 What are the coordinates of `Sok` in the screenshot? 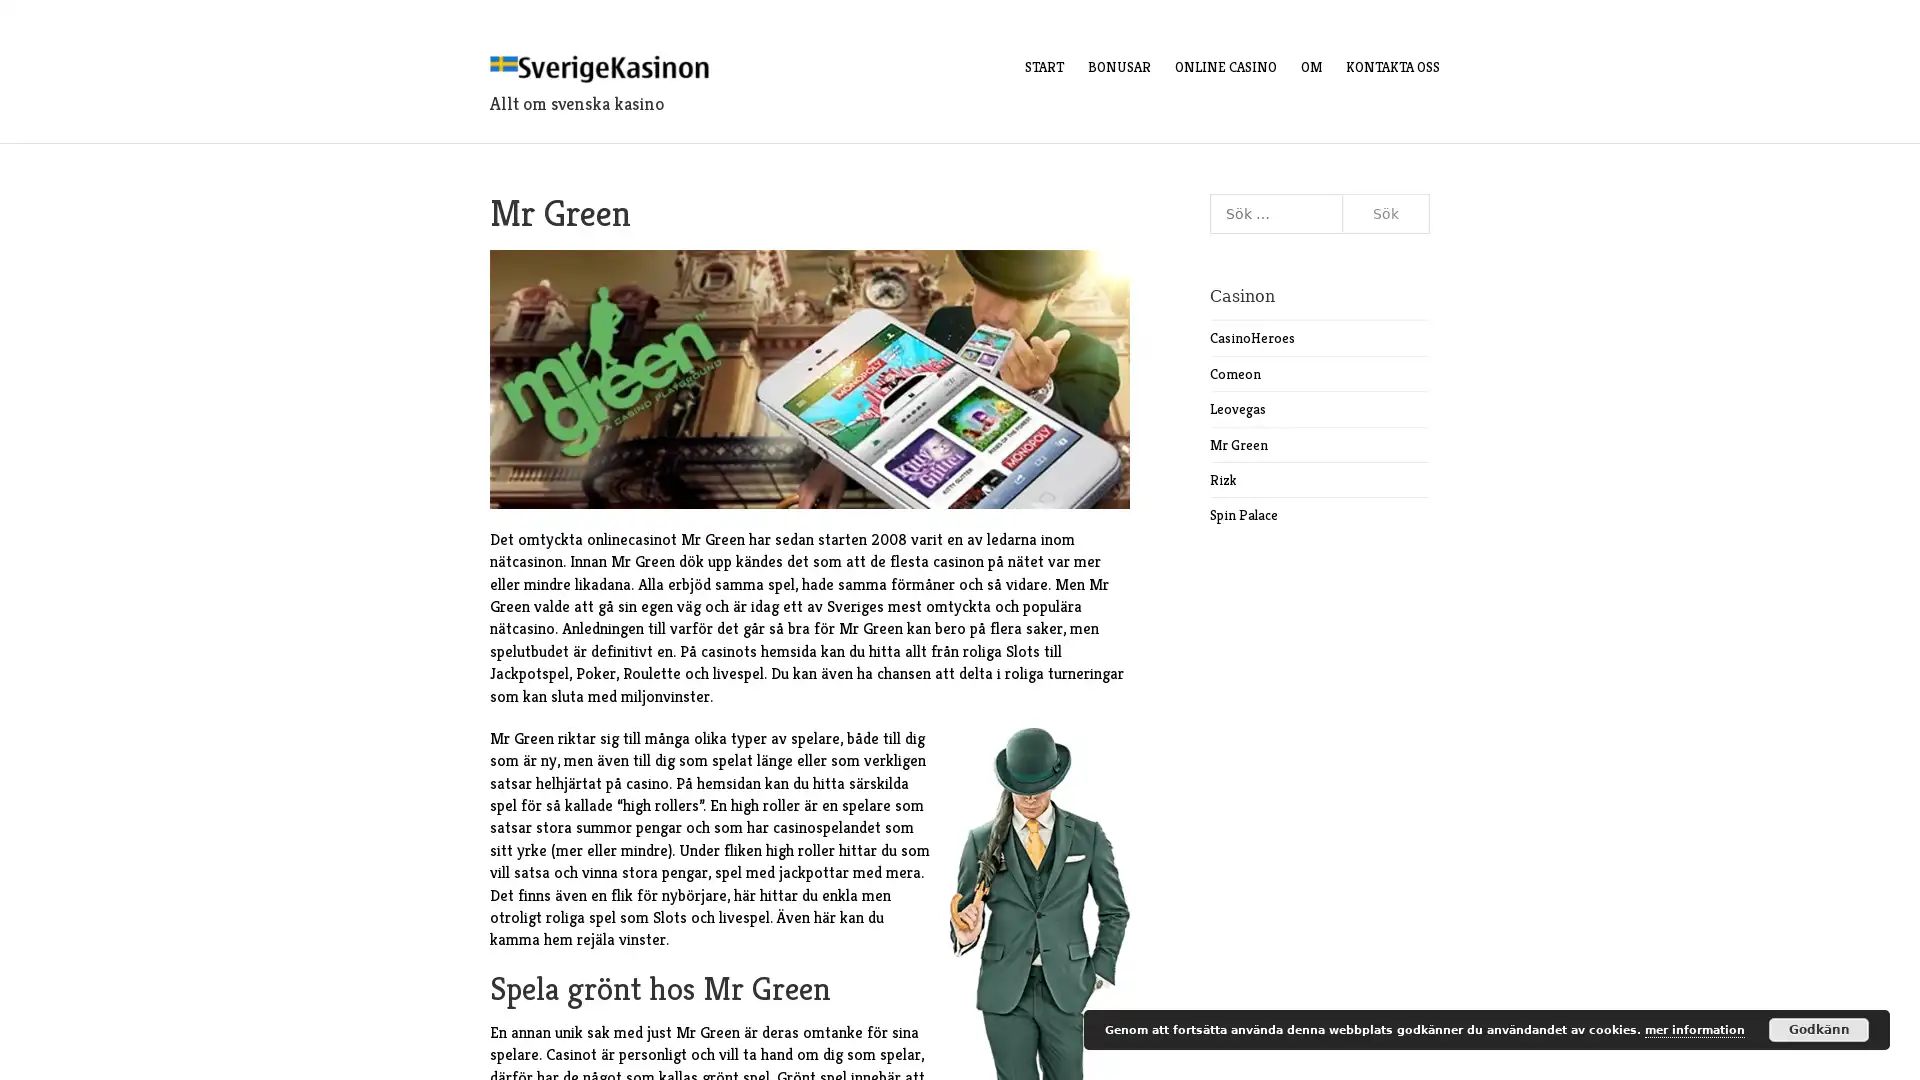 It's located at (1385, 213).